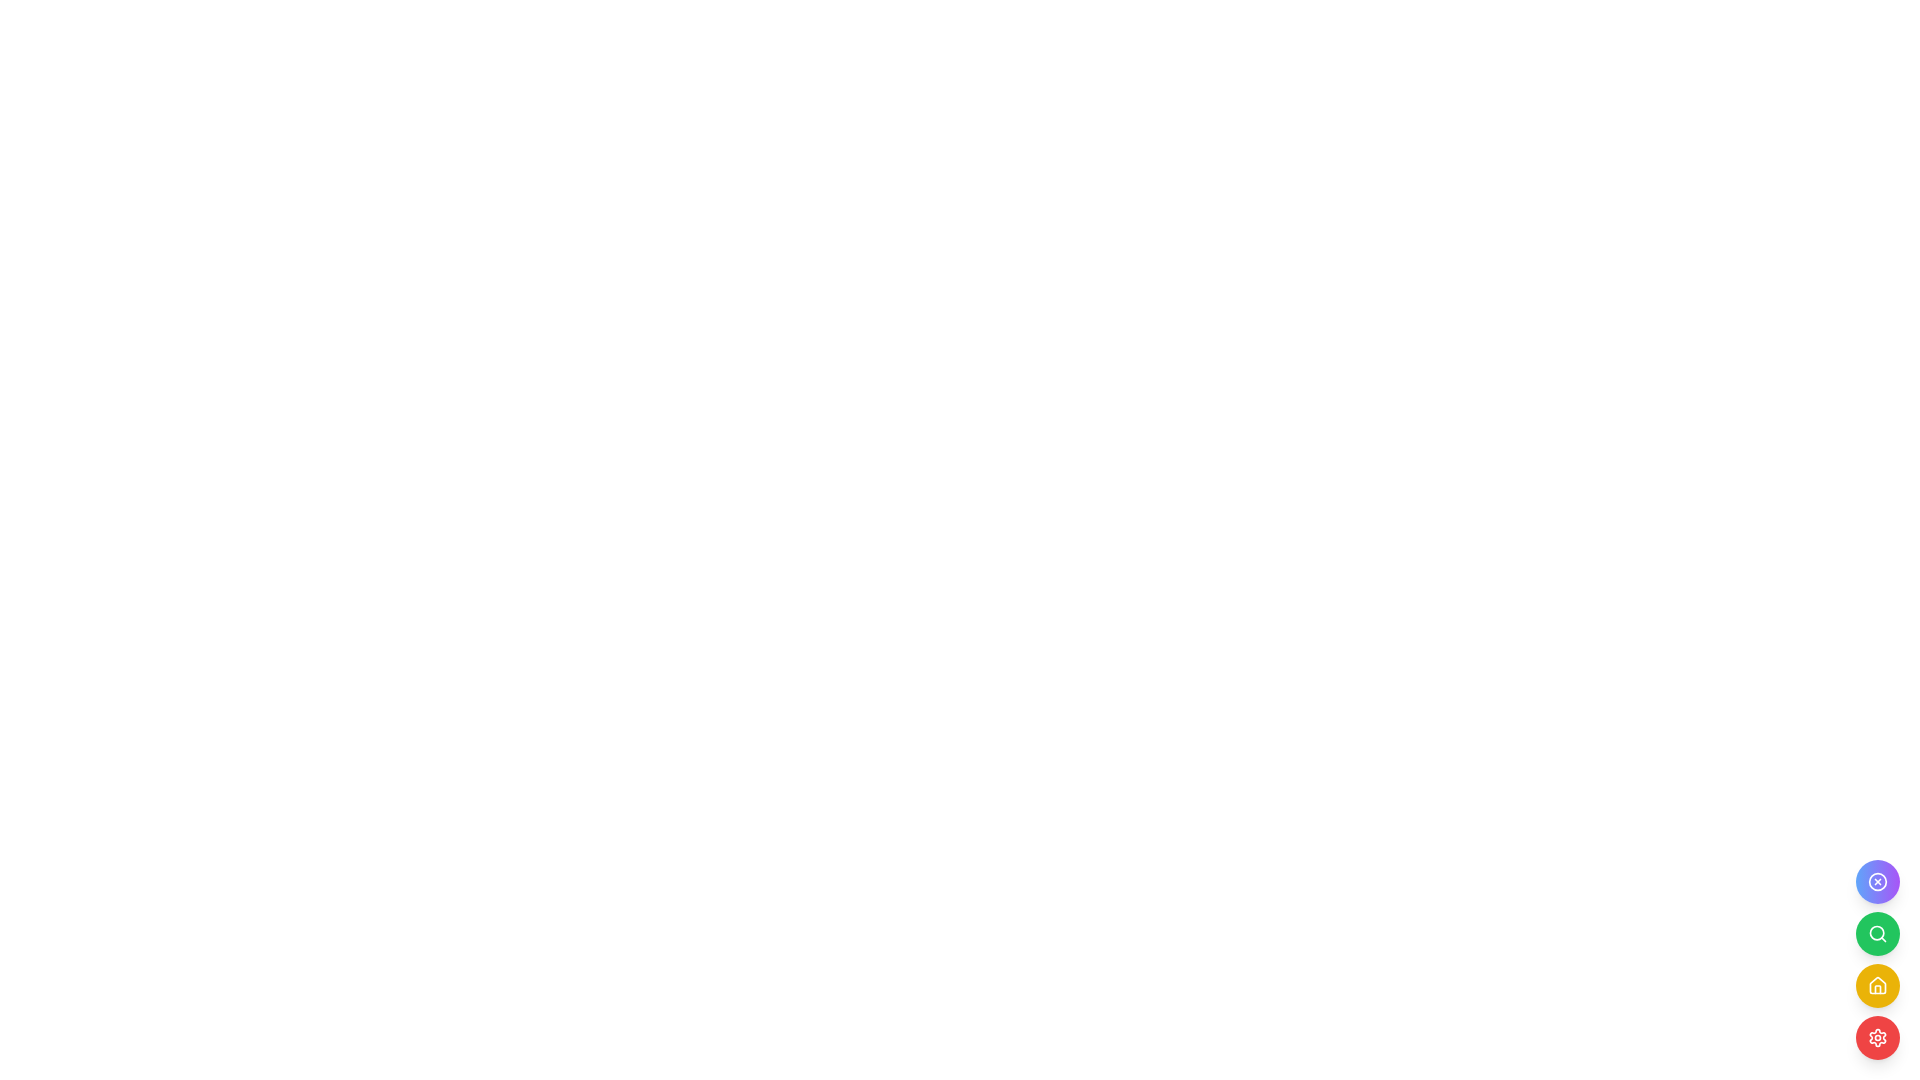 The height and width of the screenshot is (1080, 1920). I want to click on the green circular search button with a magnifying glass icon, so click(1876, 933).